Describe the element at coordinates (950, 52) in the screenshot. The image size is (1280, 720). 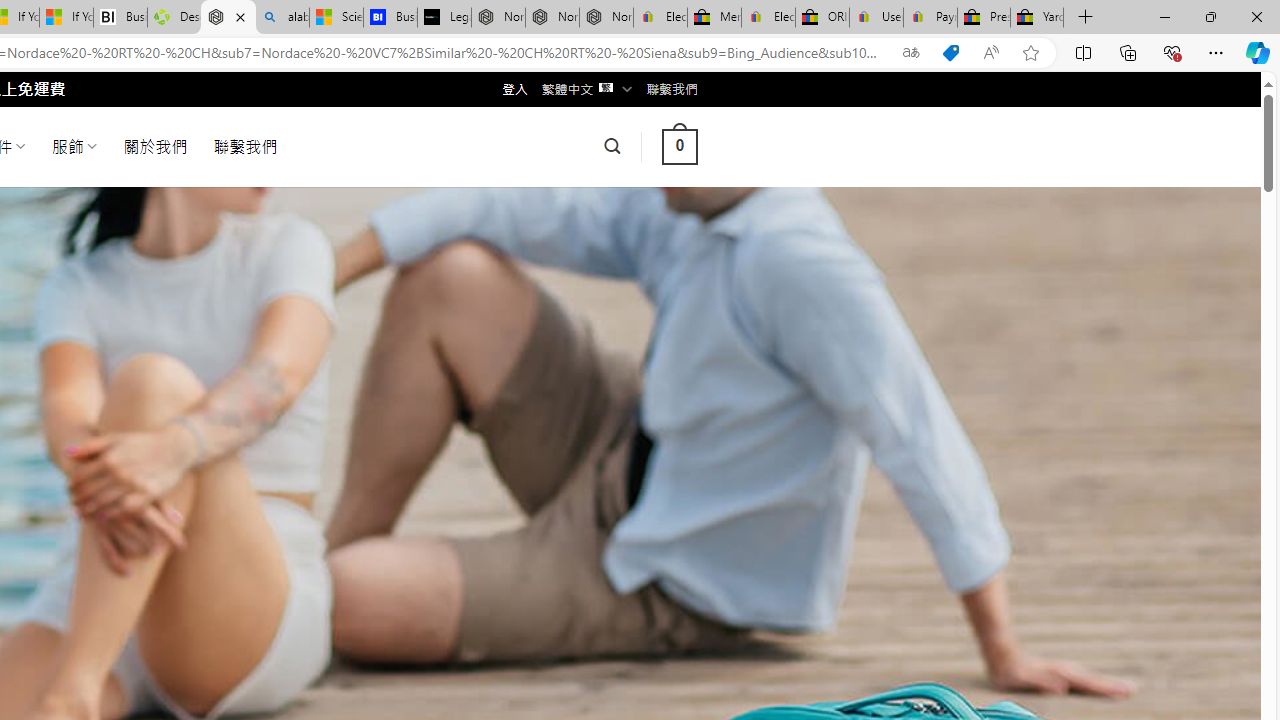
I see `'This site has coupons! Shopping in Microsoft Edge'` at that location.